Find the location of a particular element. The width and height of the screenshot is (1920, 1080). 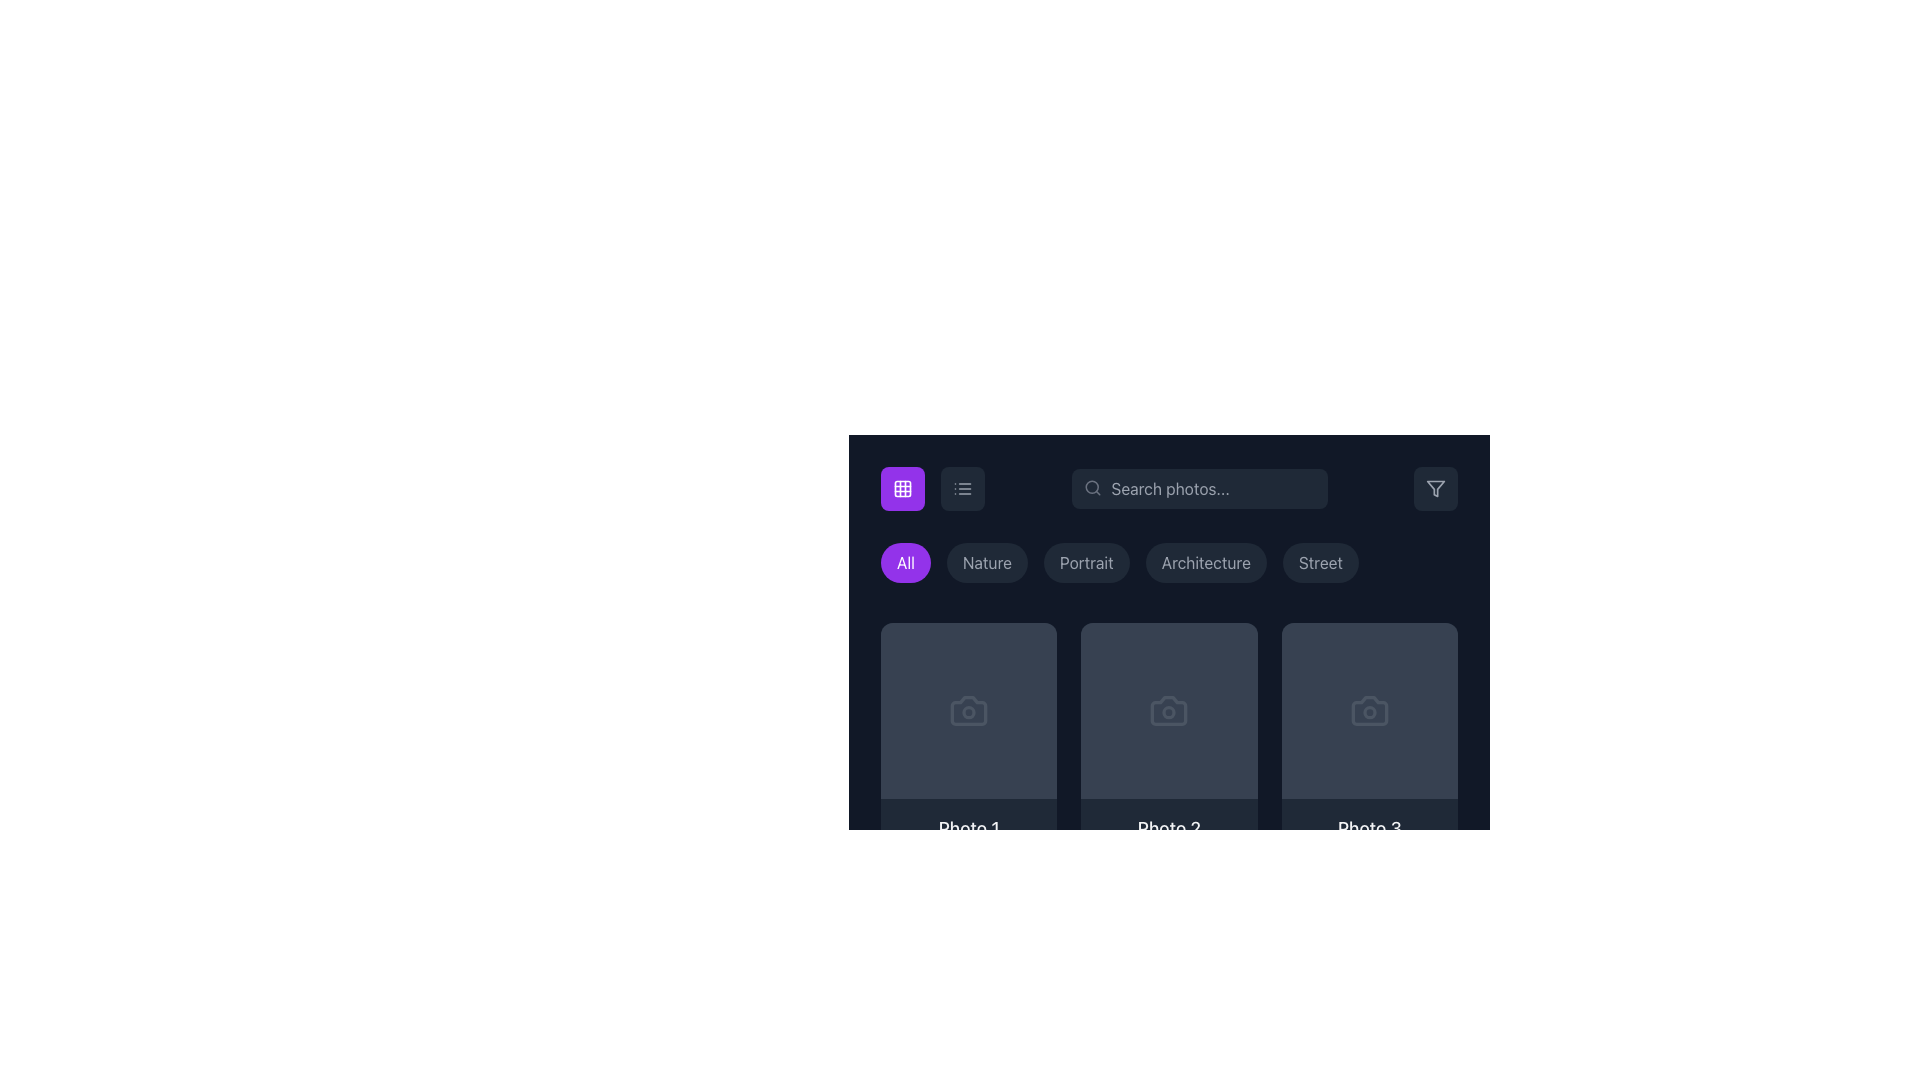

the toggle button for different view types, located on the far left of the button row is located at coordinates (901, 489).